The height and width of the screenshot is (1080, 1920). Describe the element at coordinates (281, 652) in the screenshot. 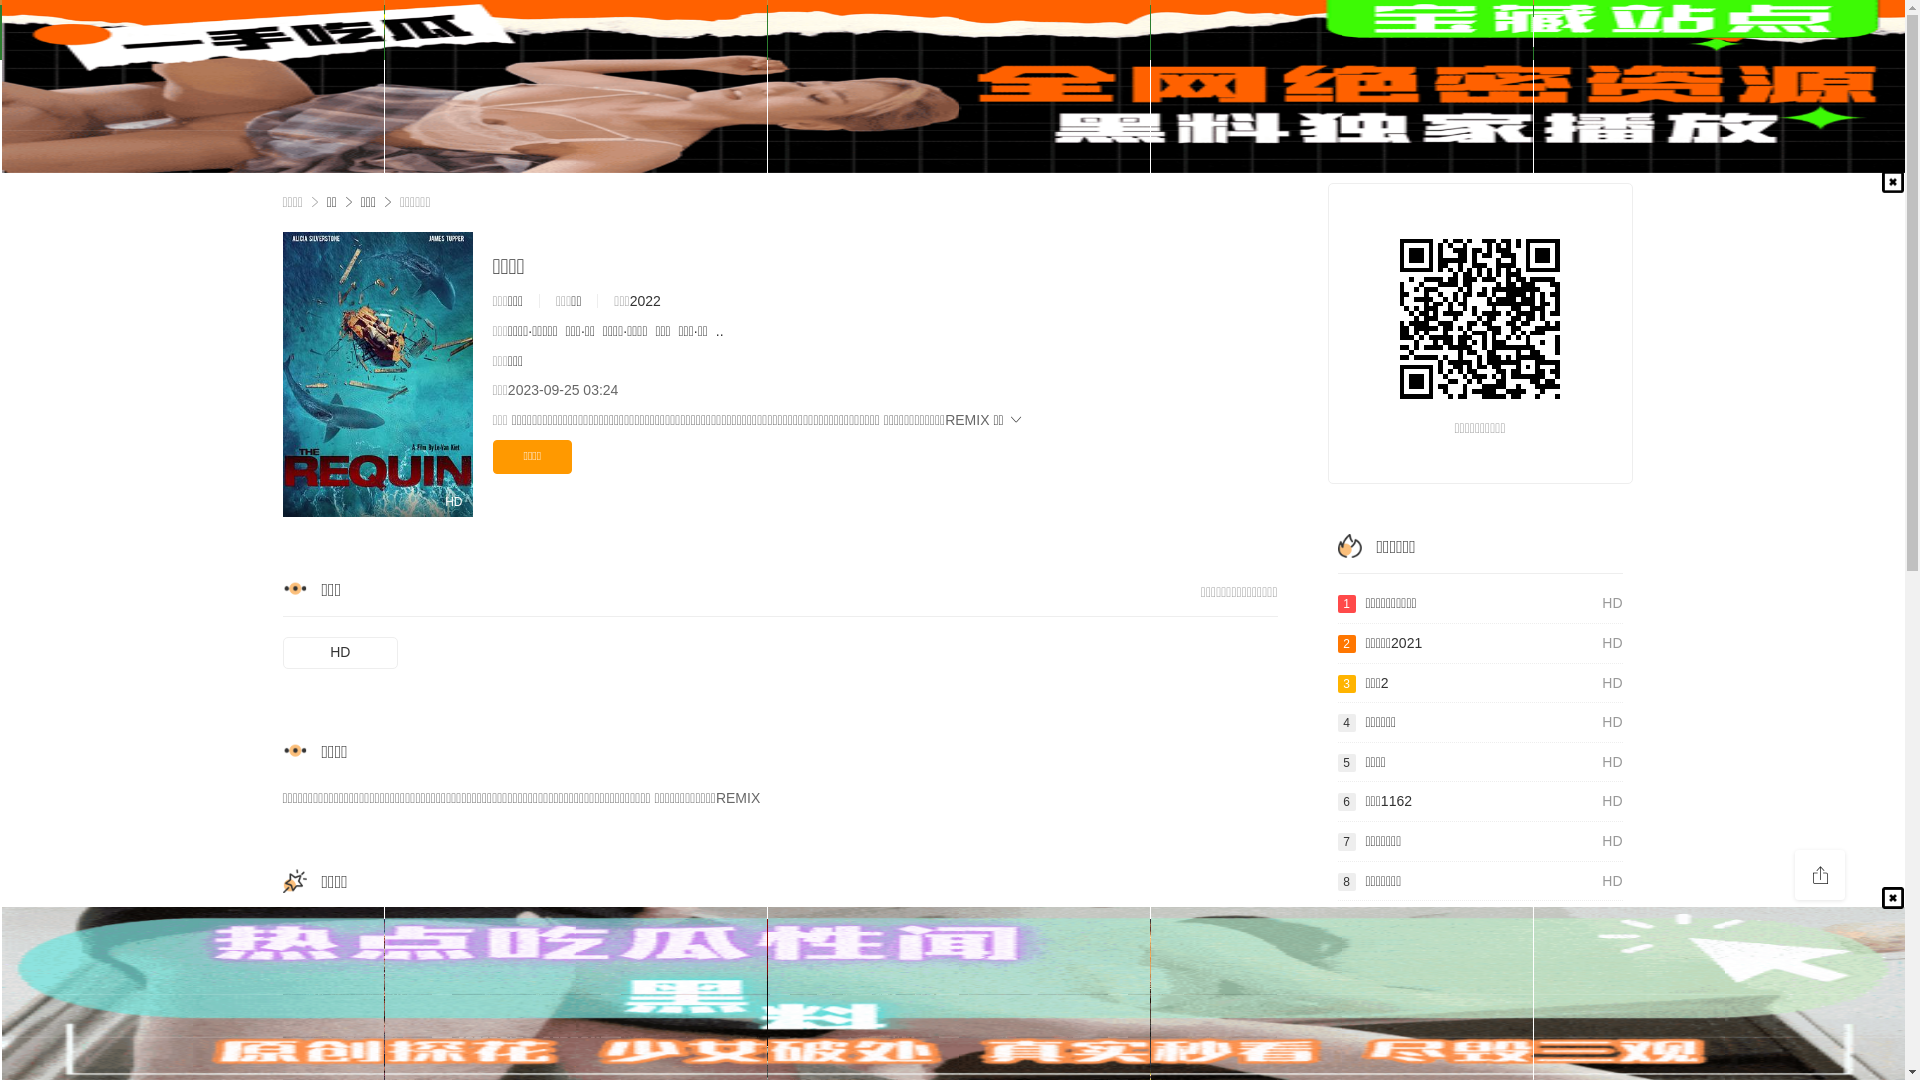

I see `'HD'` at that location.